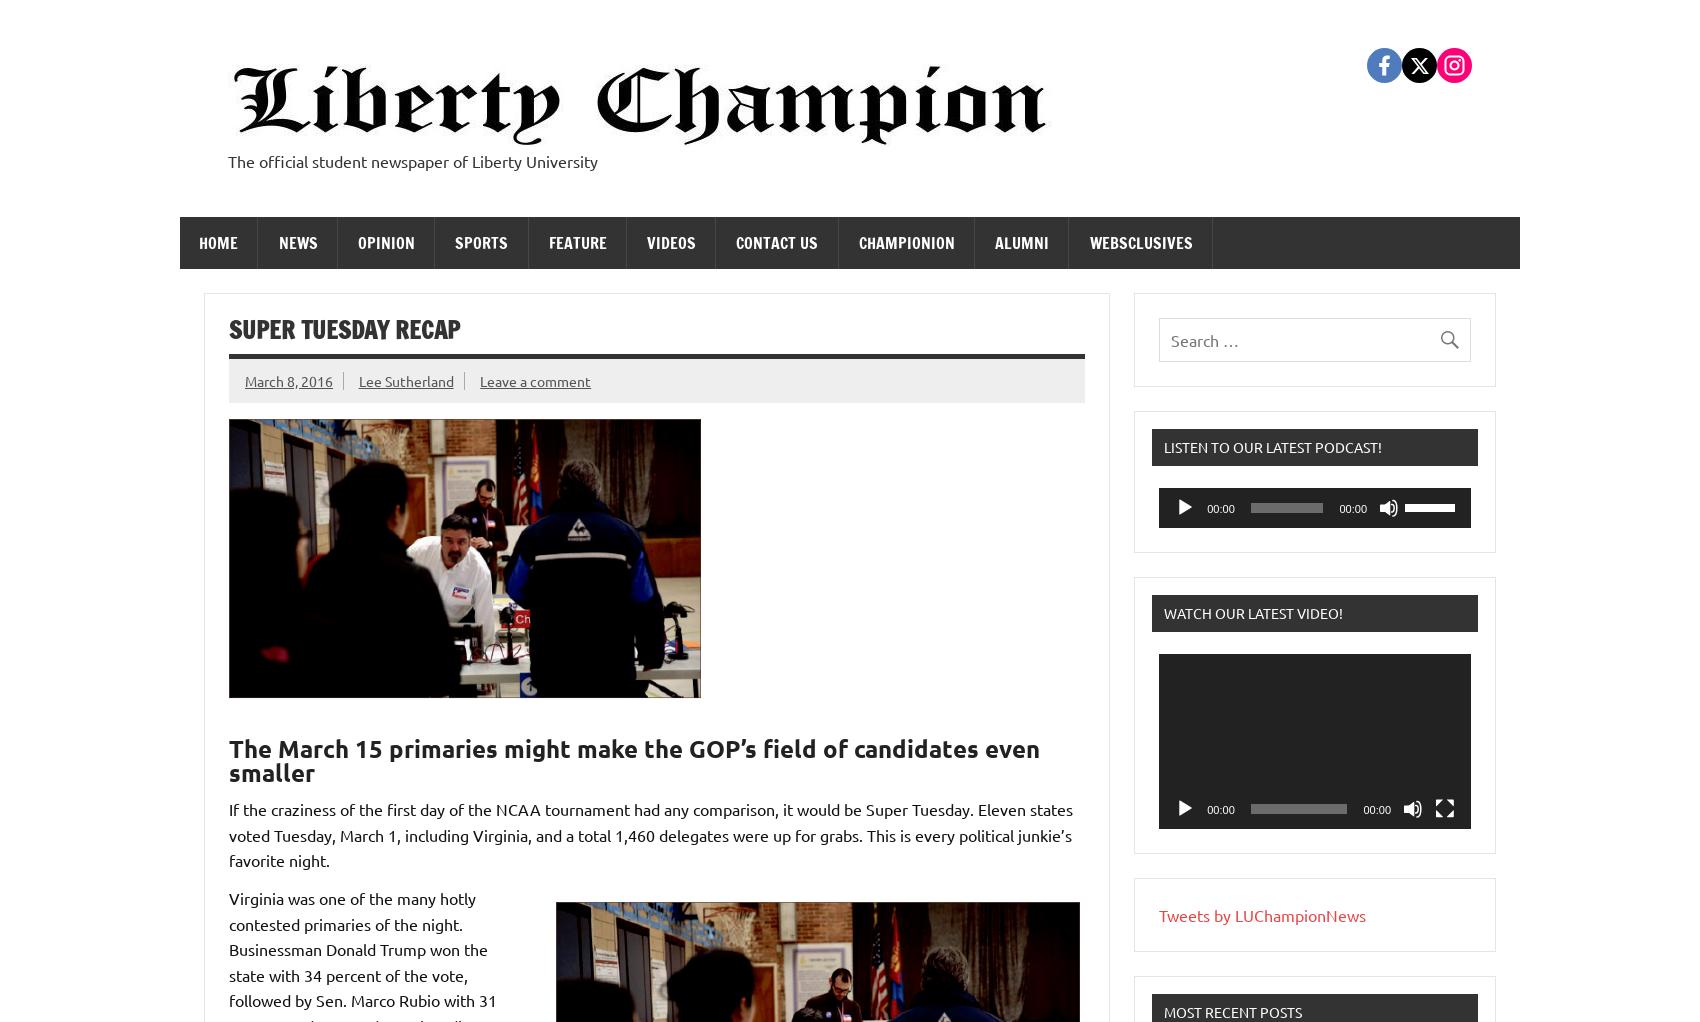 The width and height of the screenshot is (1700, 1022). I want to click on 'The official student newspaper of Liberty University', so click(411, 159).